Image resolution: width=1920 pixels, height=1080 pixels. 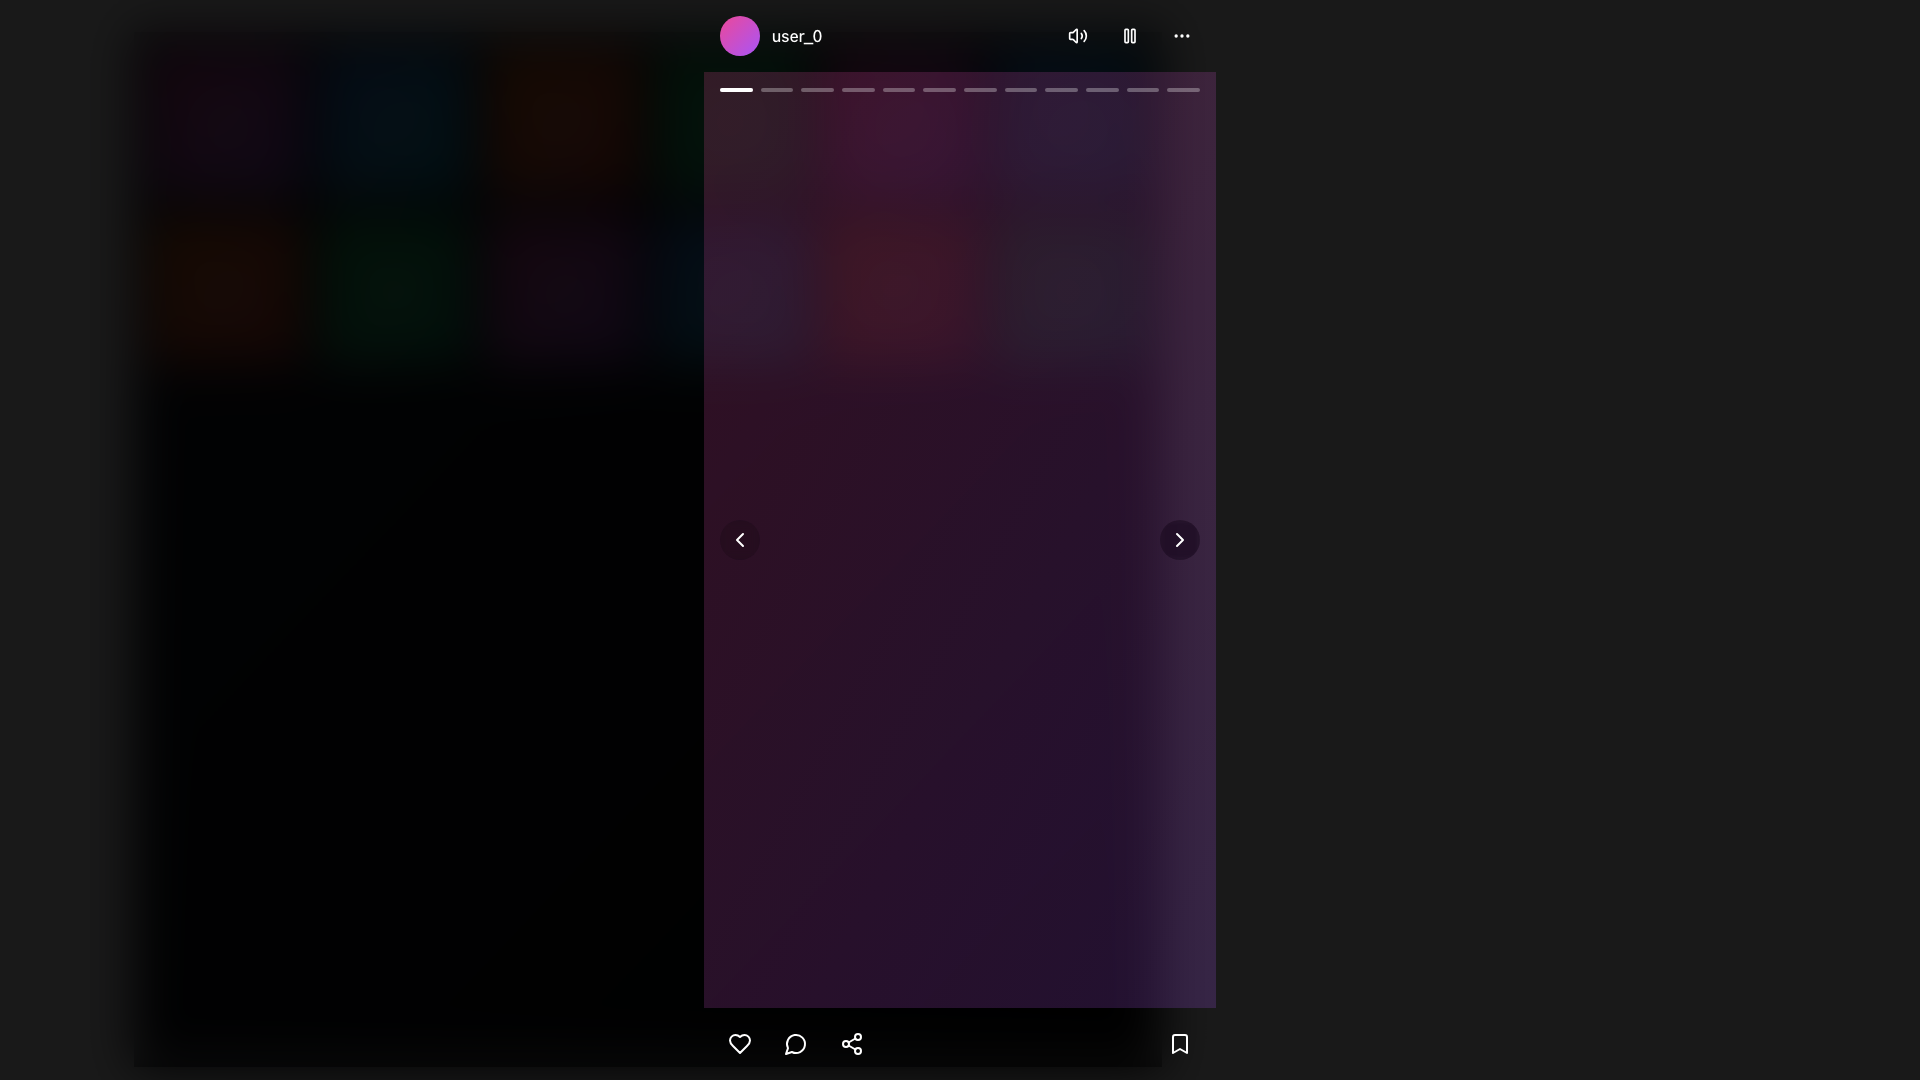 What do you see at coordinates (851, 1043) in the screenshot?
I see `the vector-based share icon located at the center of the bottom navigation bar, which is the fourth icon from the left` at bounding box center [851, 1043].